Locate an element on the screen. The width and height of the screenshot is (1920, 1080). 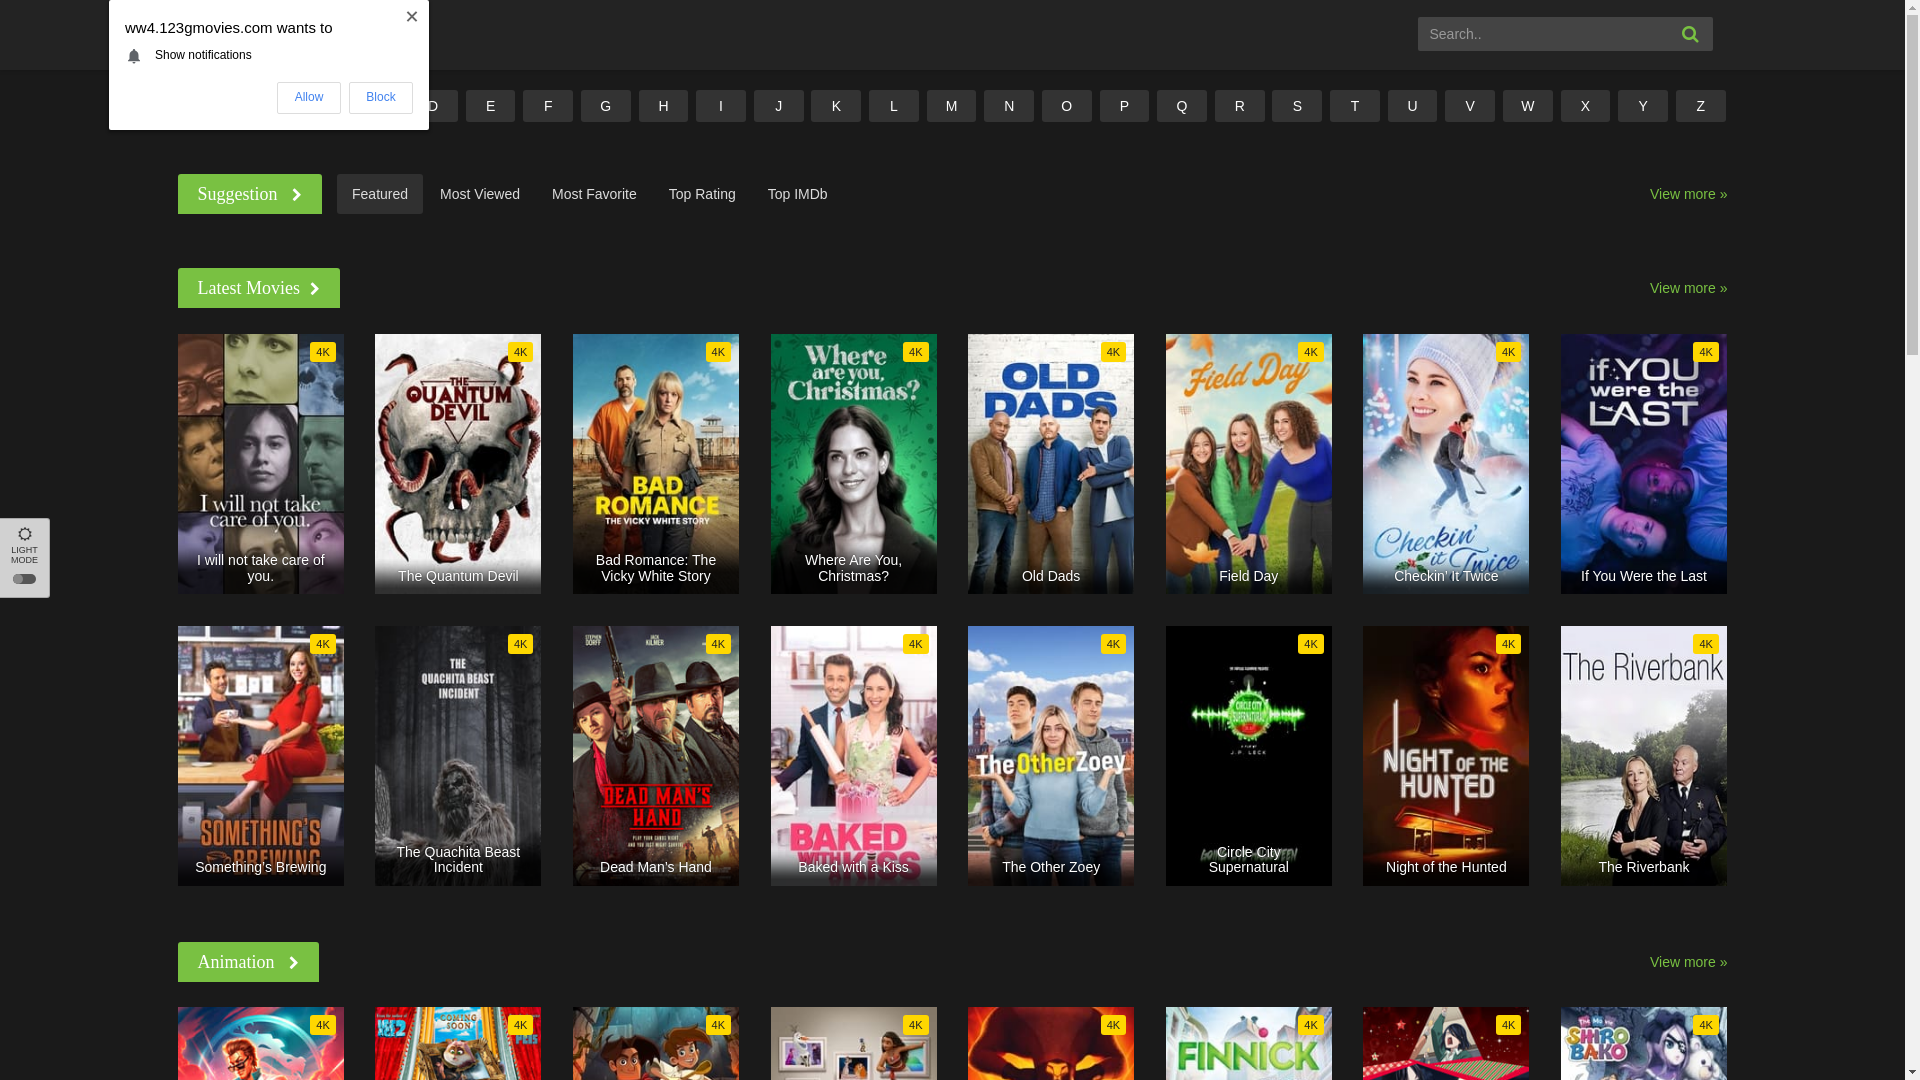
'K' is located at coordinates (835, 105).